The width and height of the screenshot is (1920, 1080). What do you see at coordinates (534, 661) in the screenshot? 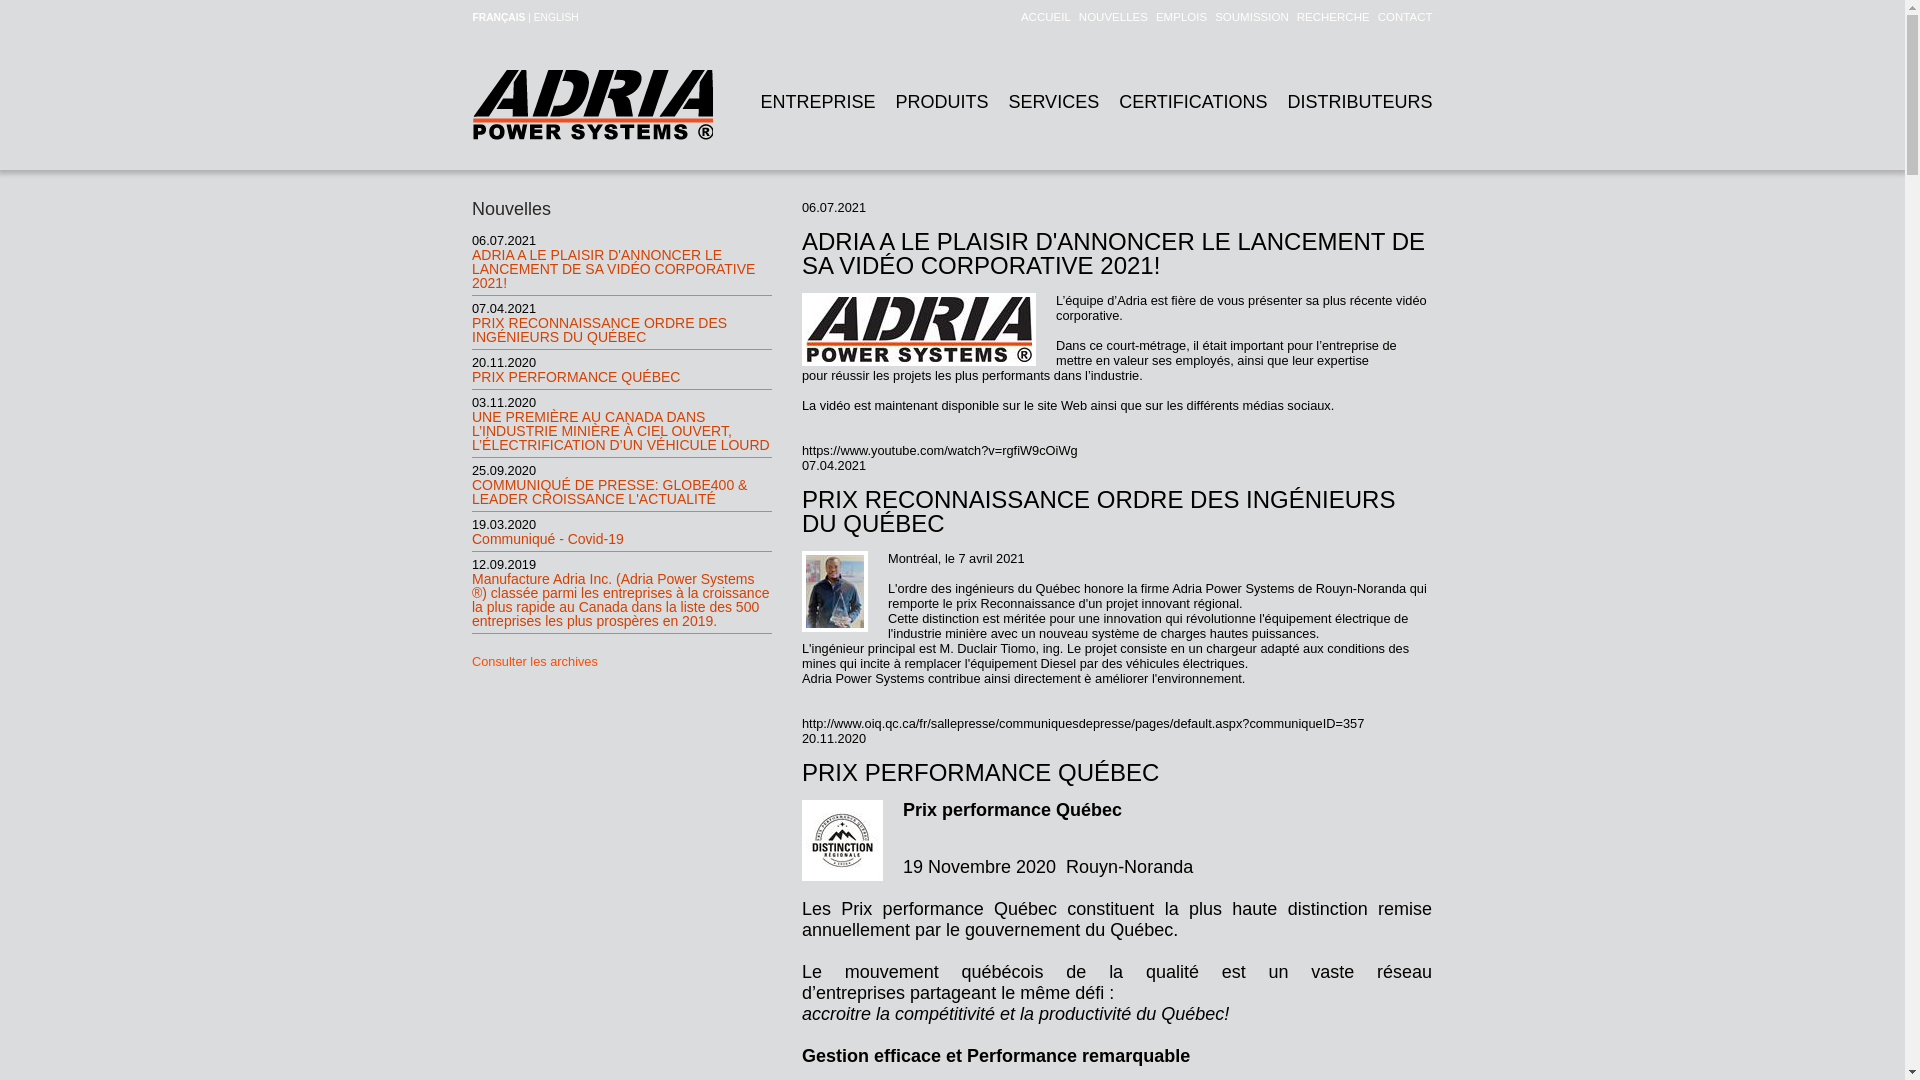
I see `'Consulter les archives'` at bounding box center [534, 661].